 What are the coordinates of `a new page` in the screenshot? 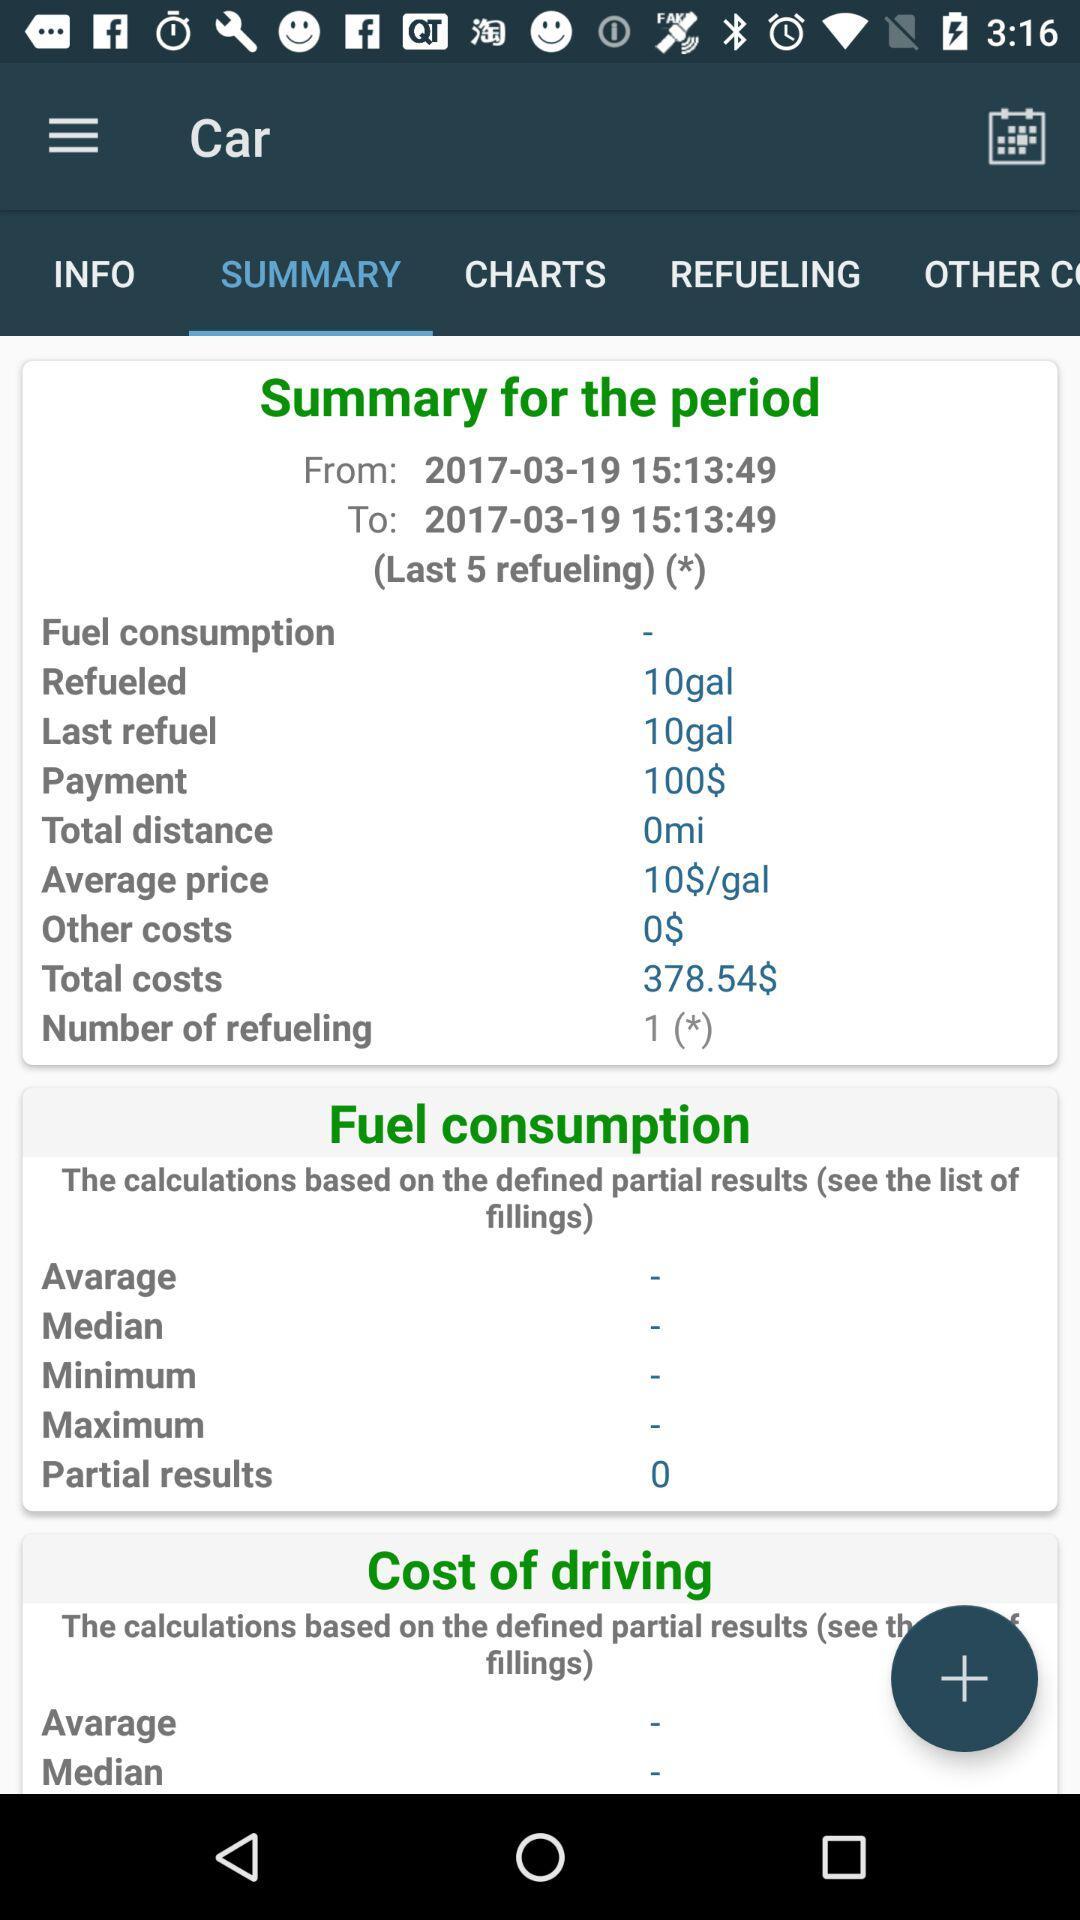 It's located at (963, 1678).